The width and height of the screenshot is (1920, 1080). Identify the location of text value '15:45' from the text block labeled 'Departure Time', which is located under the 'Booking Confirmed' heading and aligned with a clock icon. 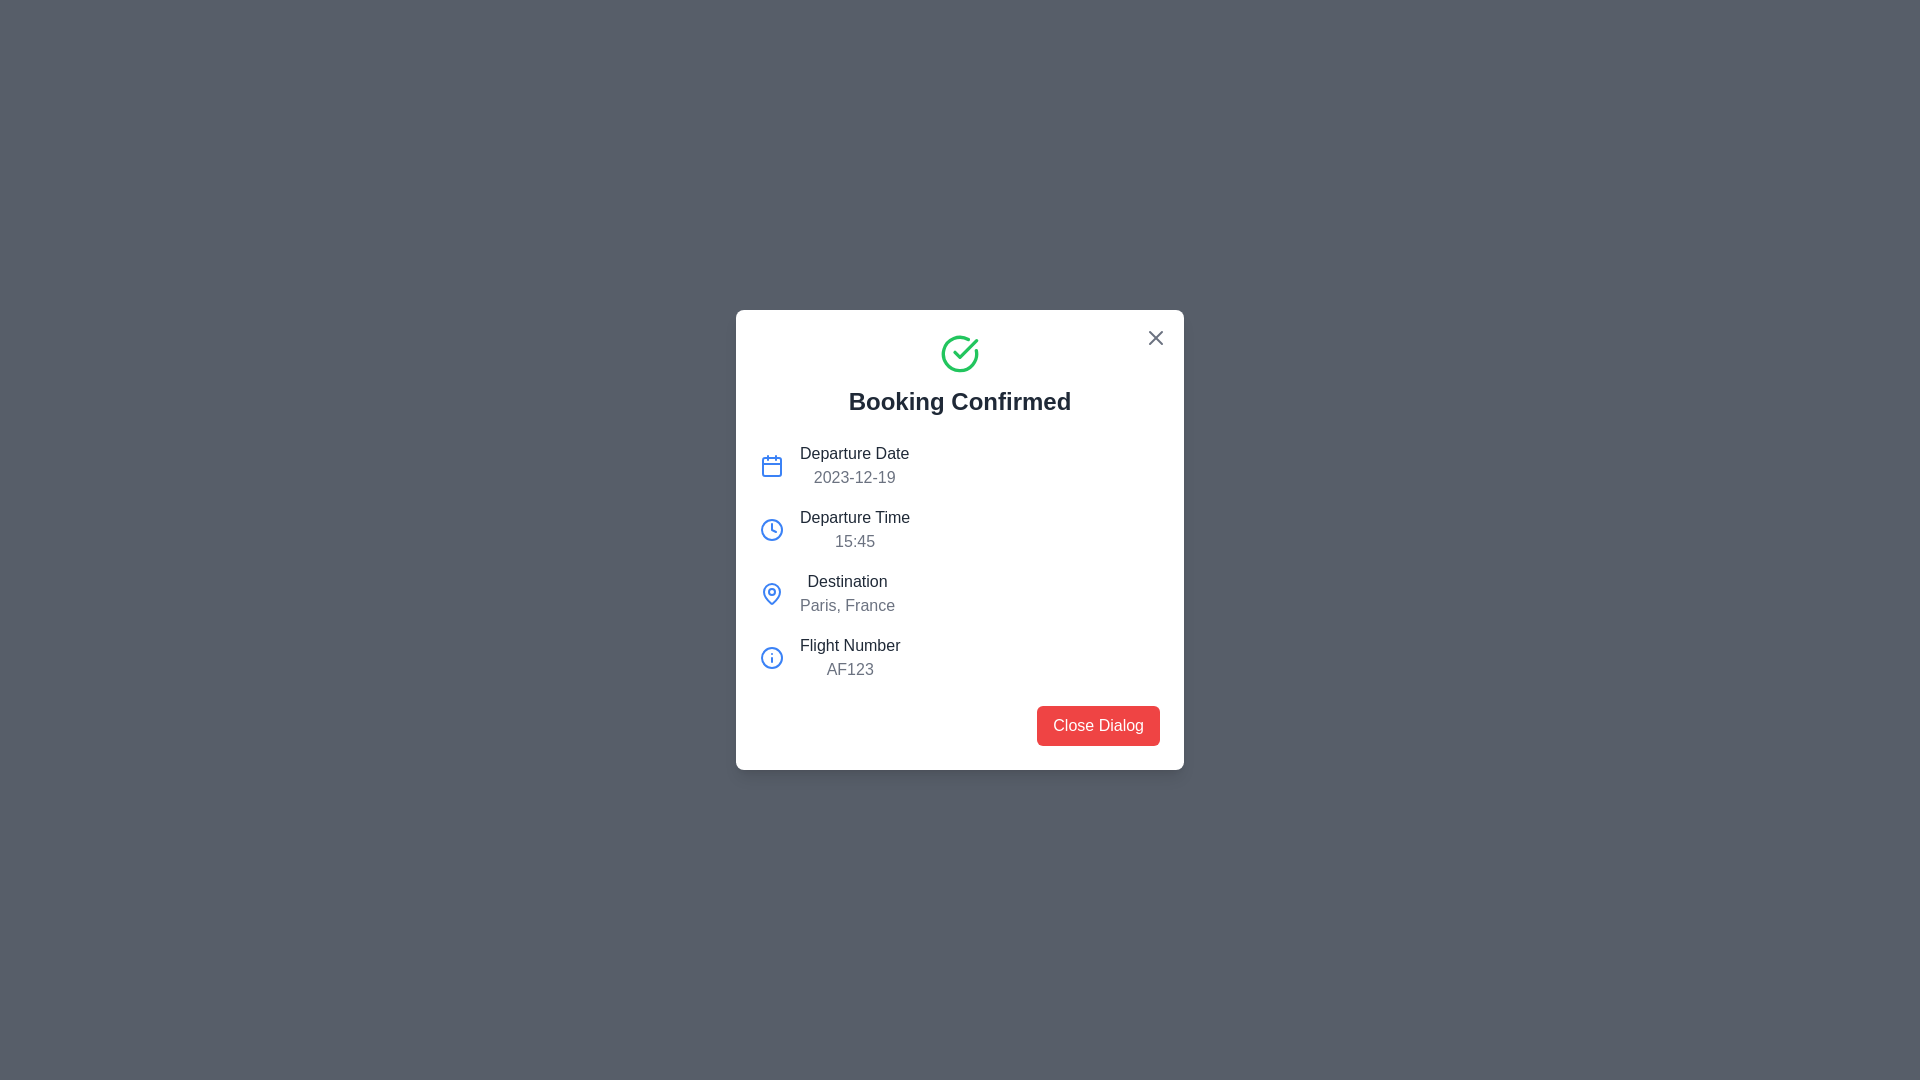
(855, 528).